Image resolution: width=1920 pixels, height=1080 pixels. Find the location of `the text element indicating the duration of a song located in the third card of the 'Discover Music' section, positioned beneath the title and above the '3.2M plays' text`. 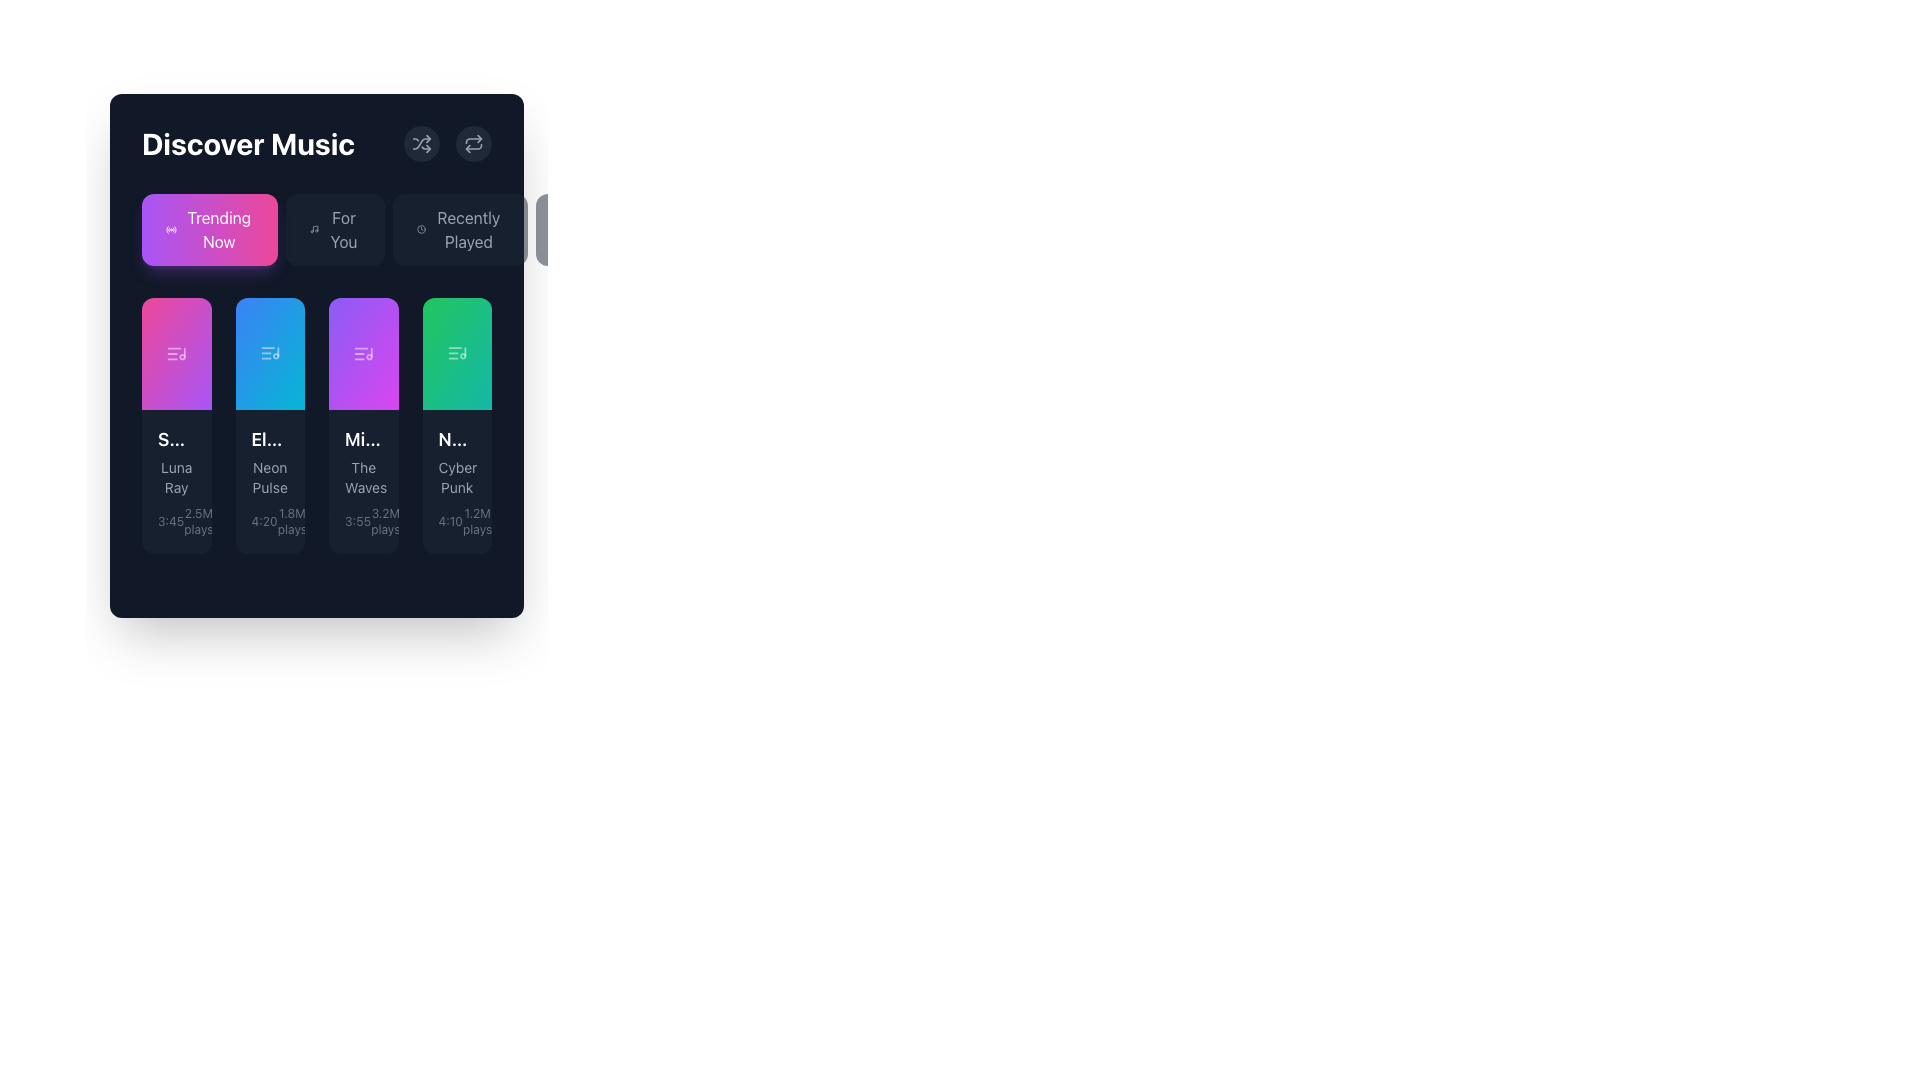

the text element indicating the duration of a song located in the third card of the 'Discover Music' section, positioned beneath the title and above the '3.2M plays' text is located at coordinates (358, 520).